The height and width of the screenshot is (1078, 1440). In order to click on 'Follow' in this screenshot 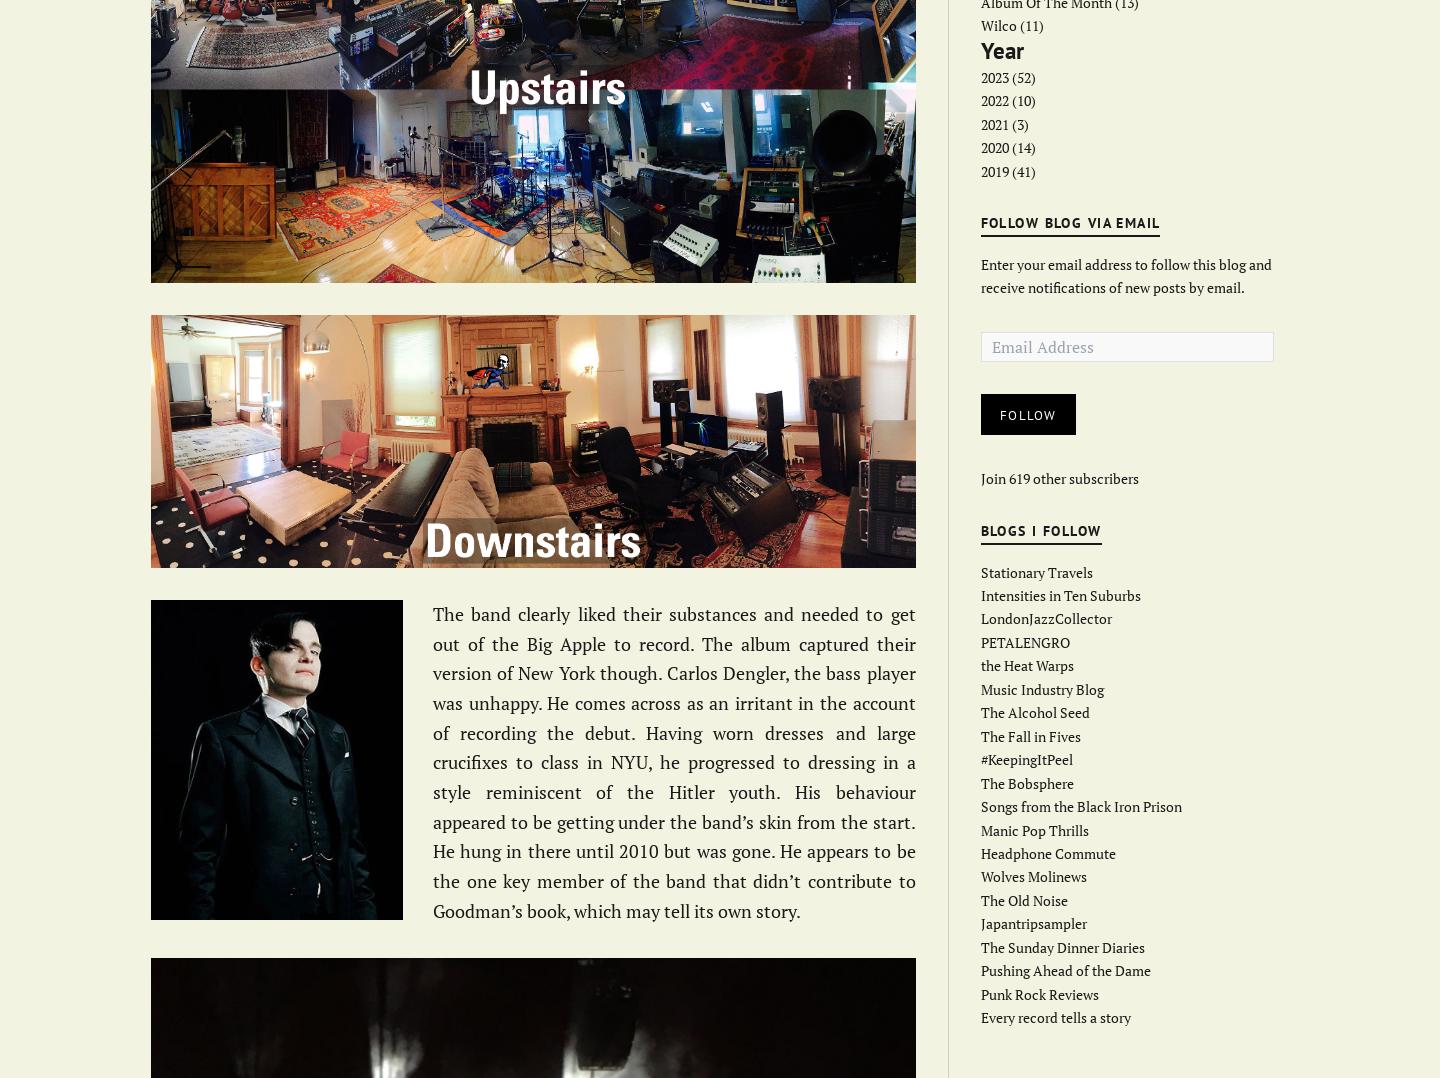, I will do `click(1028, 412)`.